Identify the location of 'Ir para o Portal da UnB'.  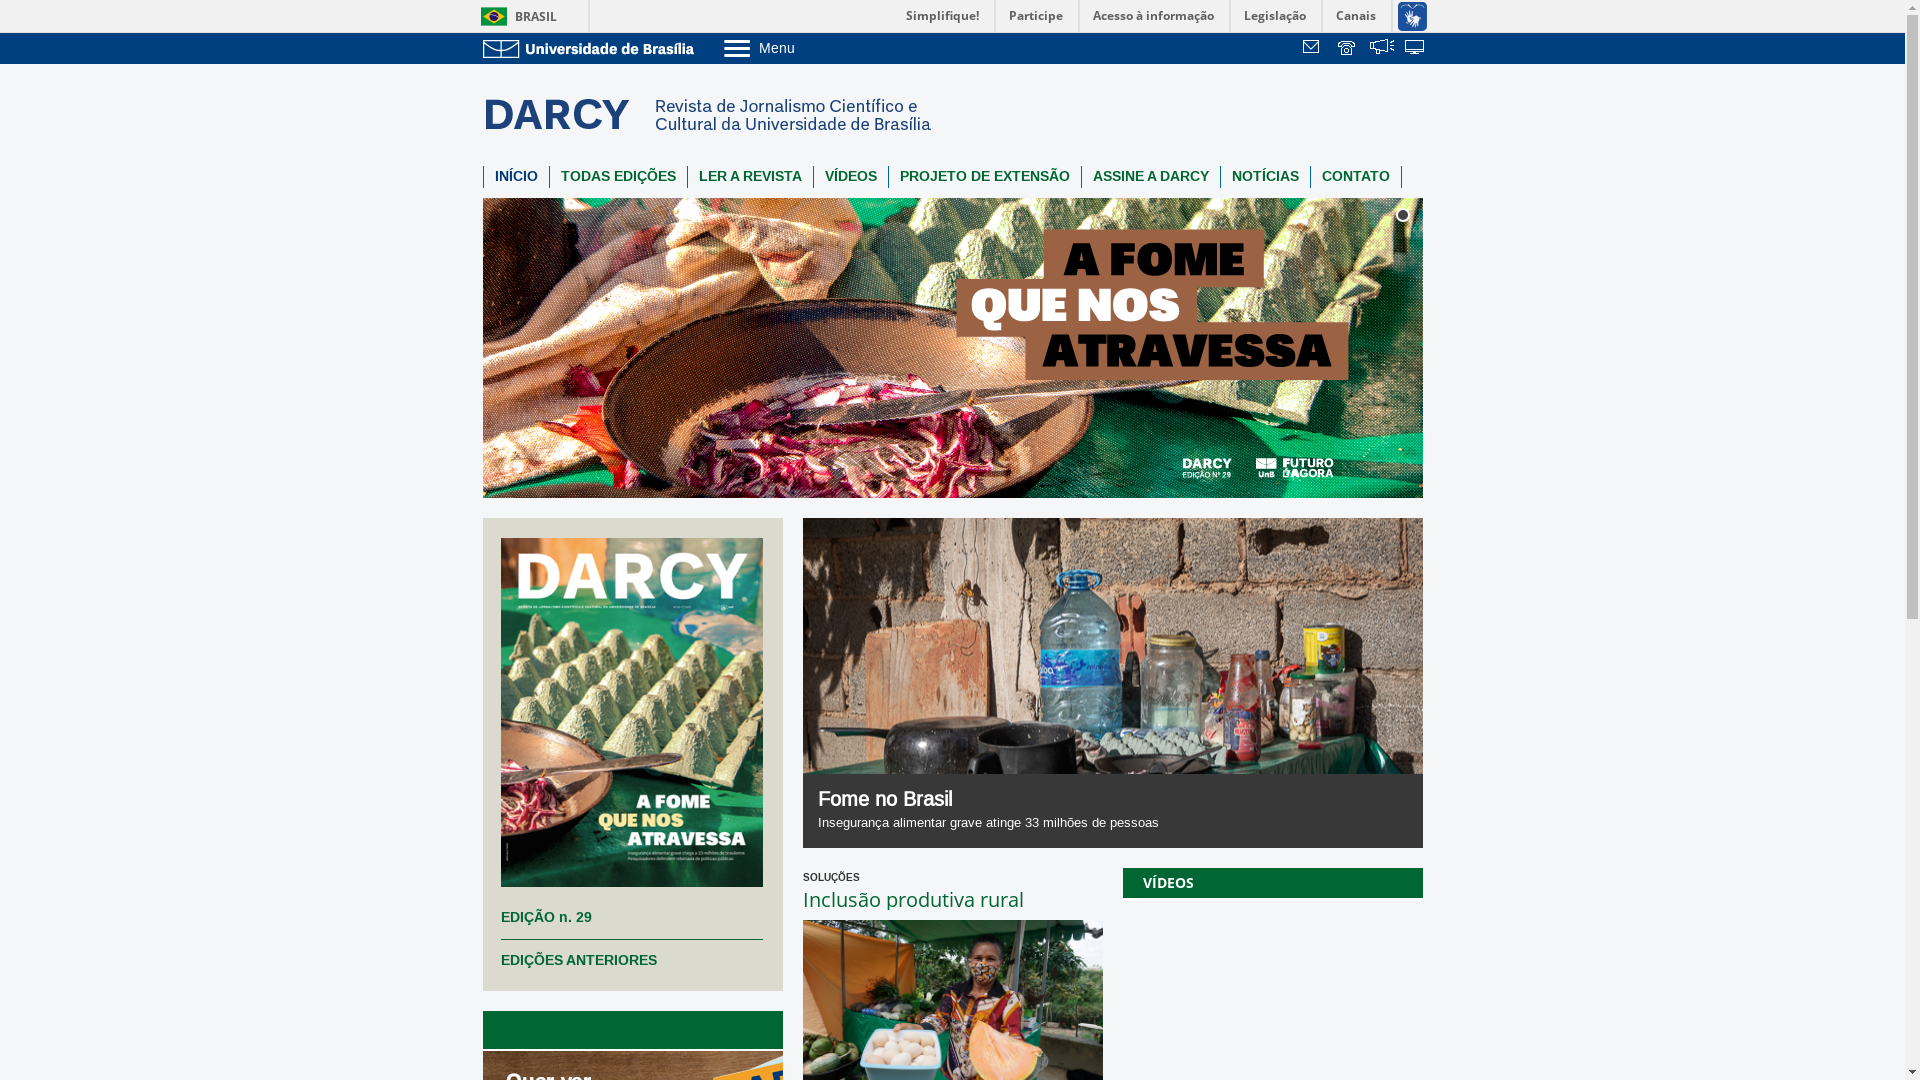
(590, 47).